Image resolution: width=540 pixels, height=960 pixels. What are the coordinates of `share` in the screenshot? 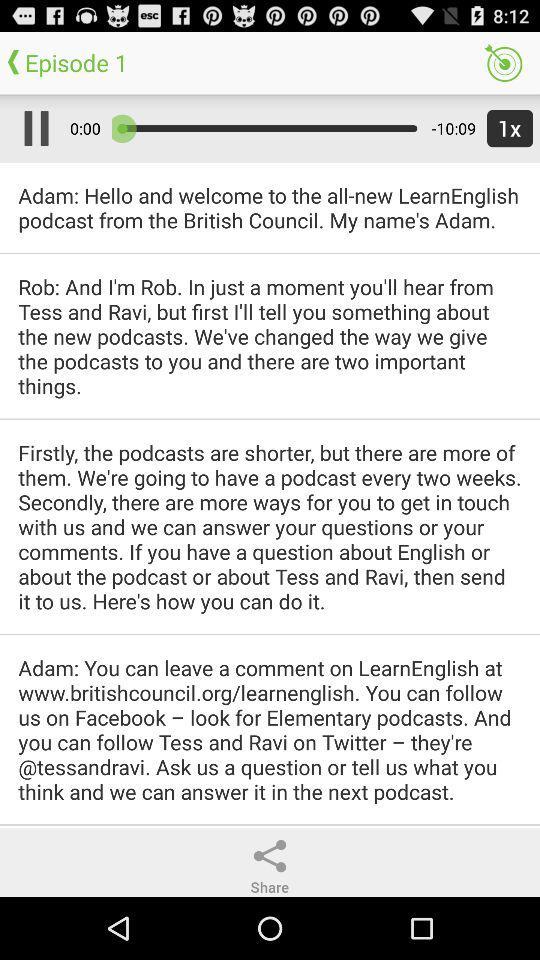 It's located at (270, 855).